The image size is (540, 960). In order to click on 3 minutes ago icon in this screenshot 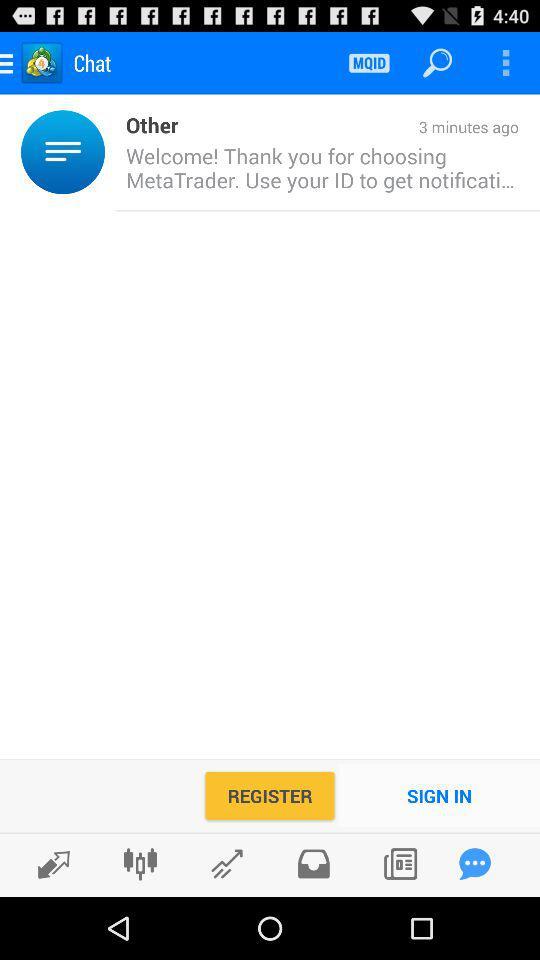, I will do `click(347, 127)`.